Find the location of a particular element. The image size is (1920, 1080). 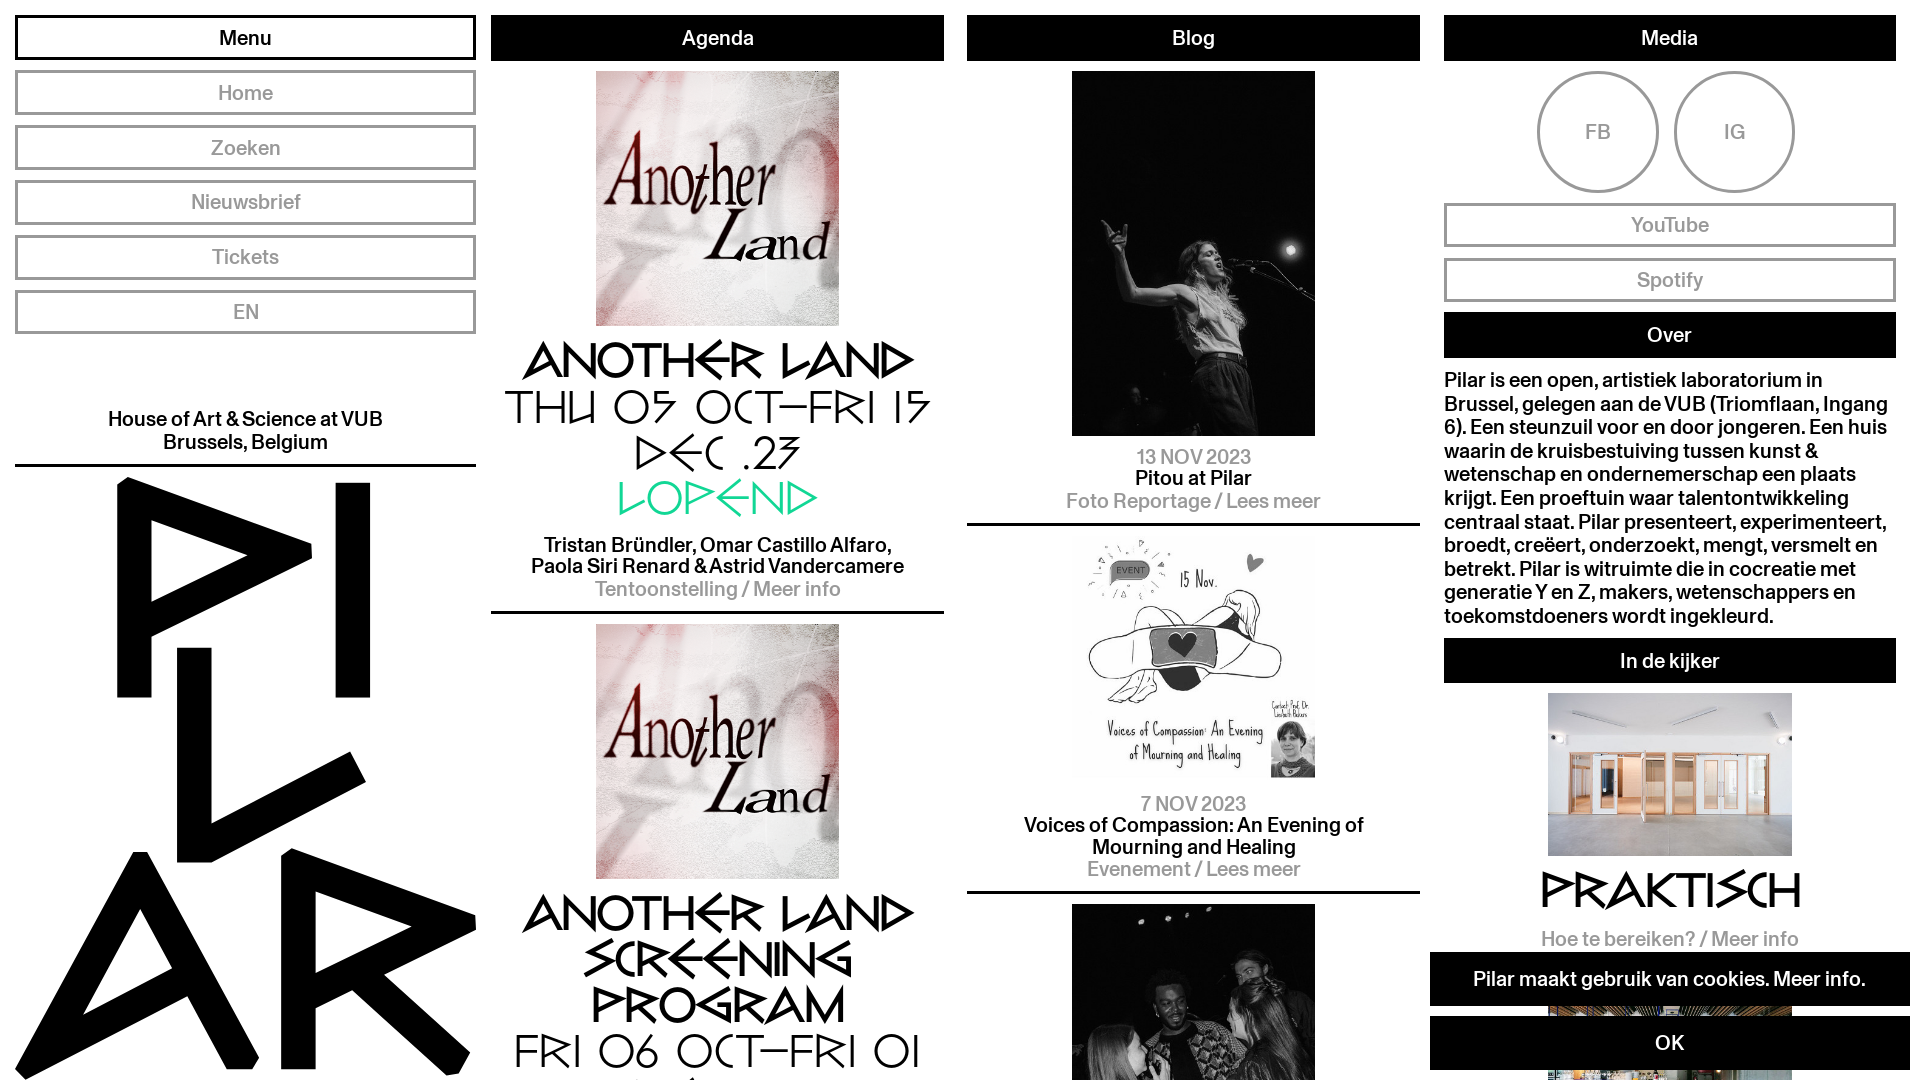

'FB' is located at coordinates (1597, 131).